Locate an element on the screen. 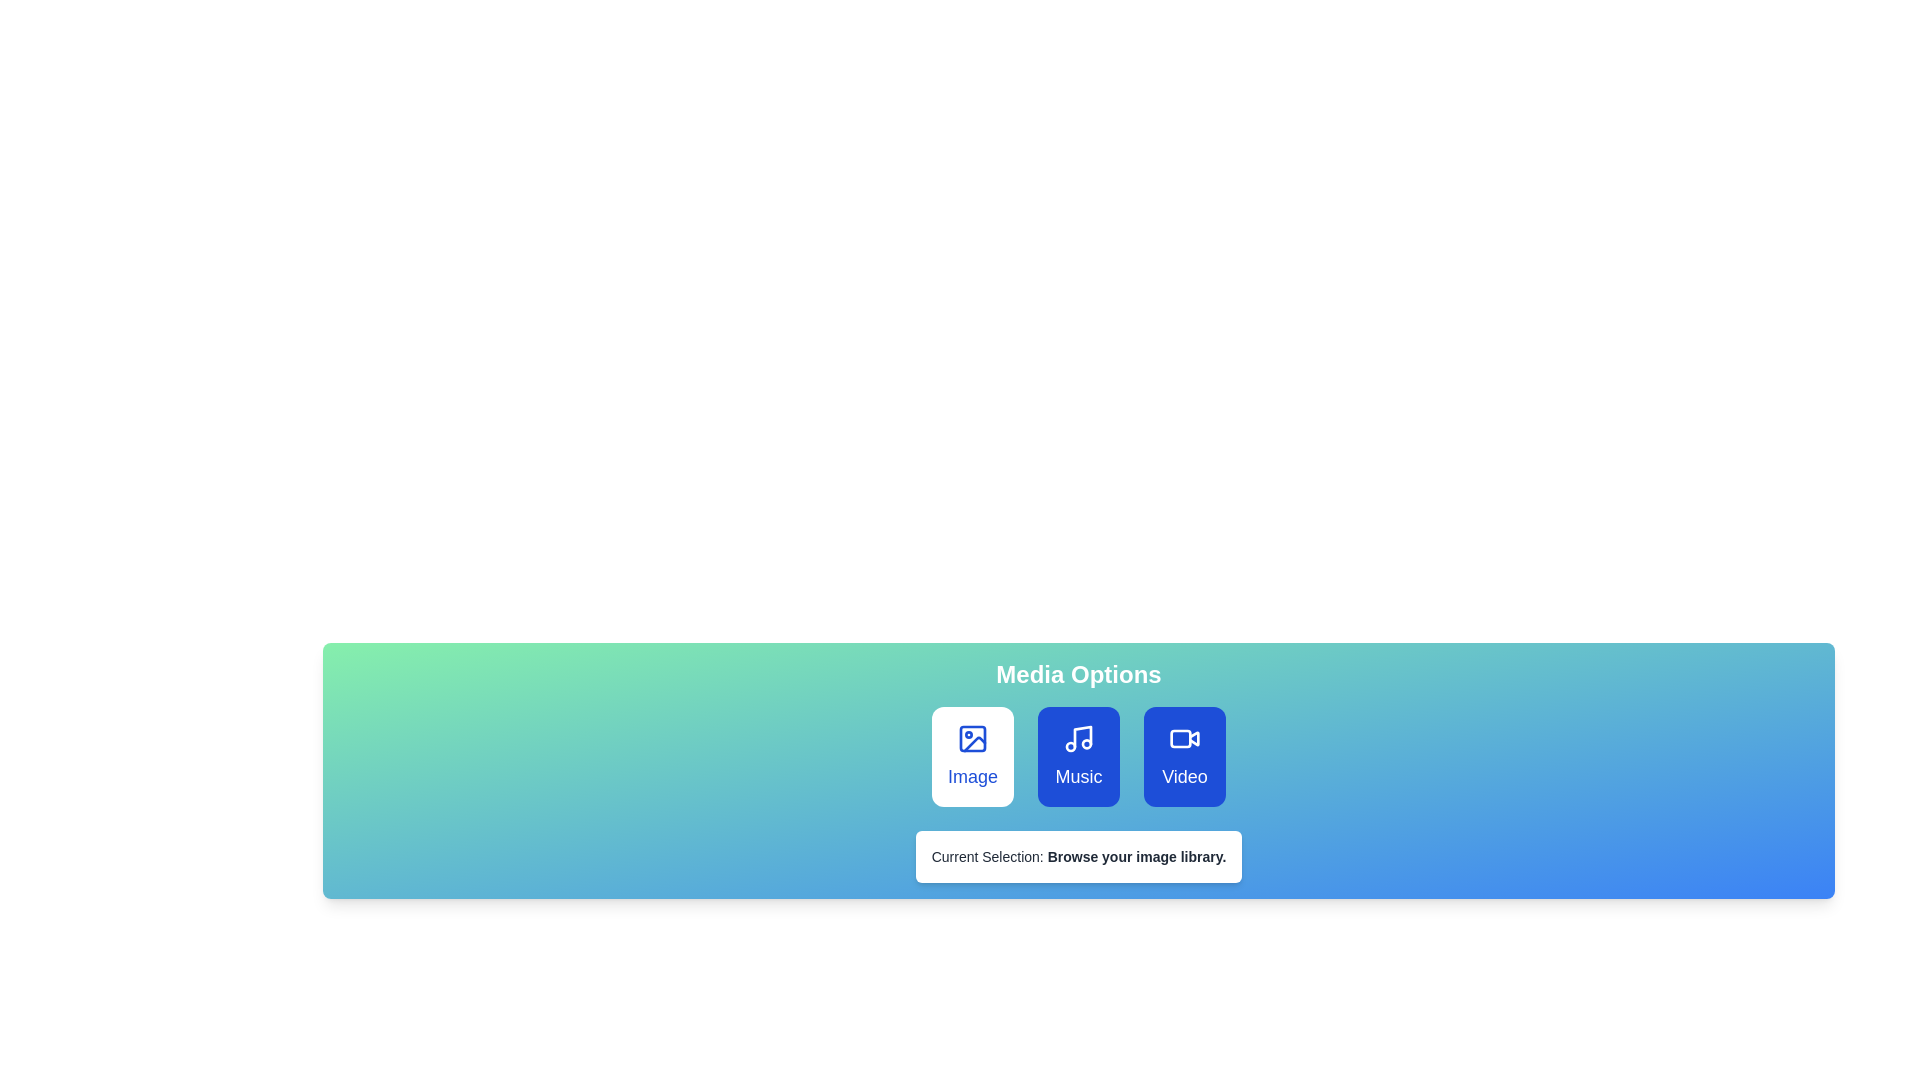 The width and height of the screenshot is (1920, 1080). the video camera icon with a blue background and white lines, located in the third button from the left above the text 'Video' is located at coordinates (1185, 739).